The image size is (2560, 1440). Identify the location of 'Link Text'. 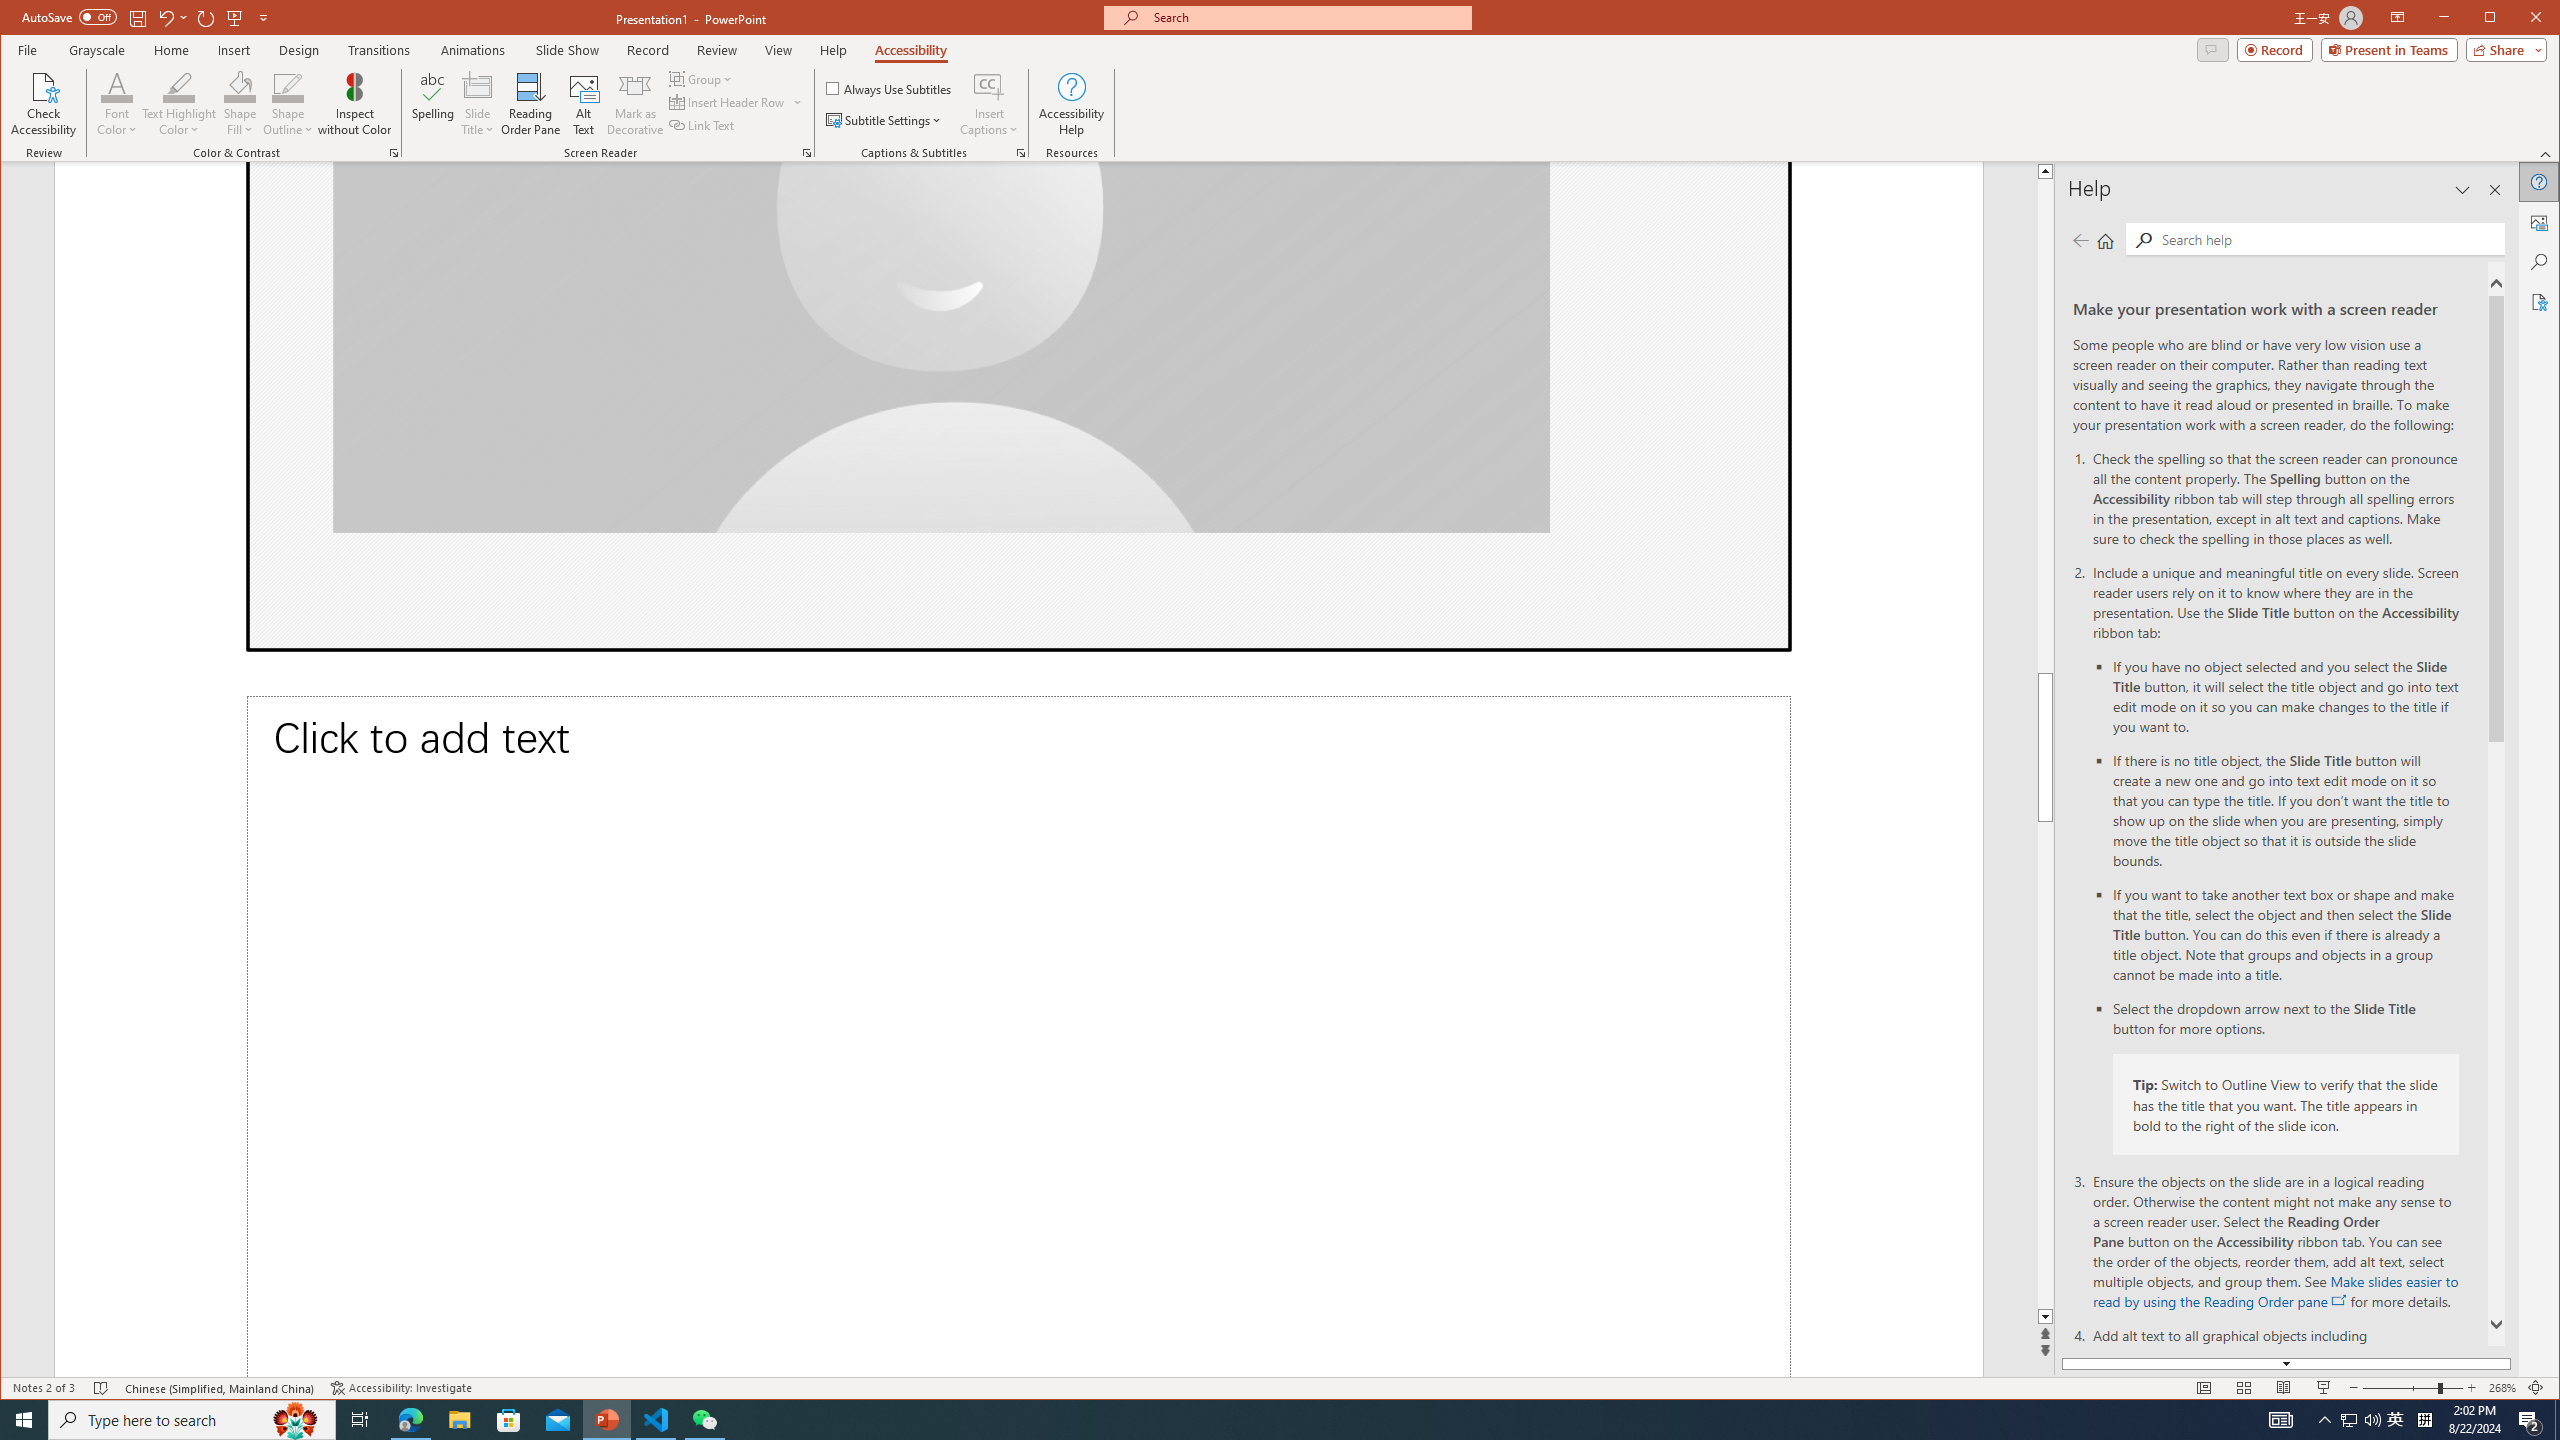
(701, 125).